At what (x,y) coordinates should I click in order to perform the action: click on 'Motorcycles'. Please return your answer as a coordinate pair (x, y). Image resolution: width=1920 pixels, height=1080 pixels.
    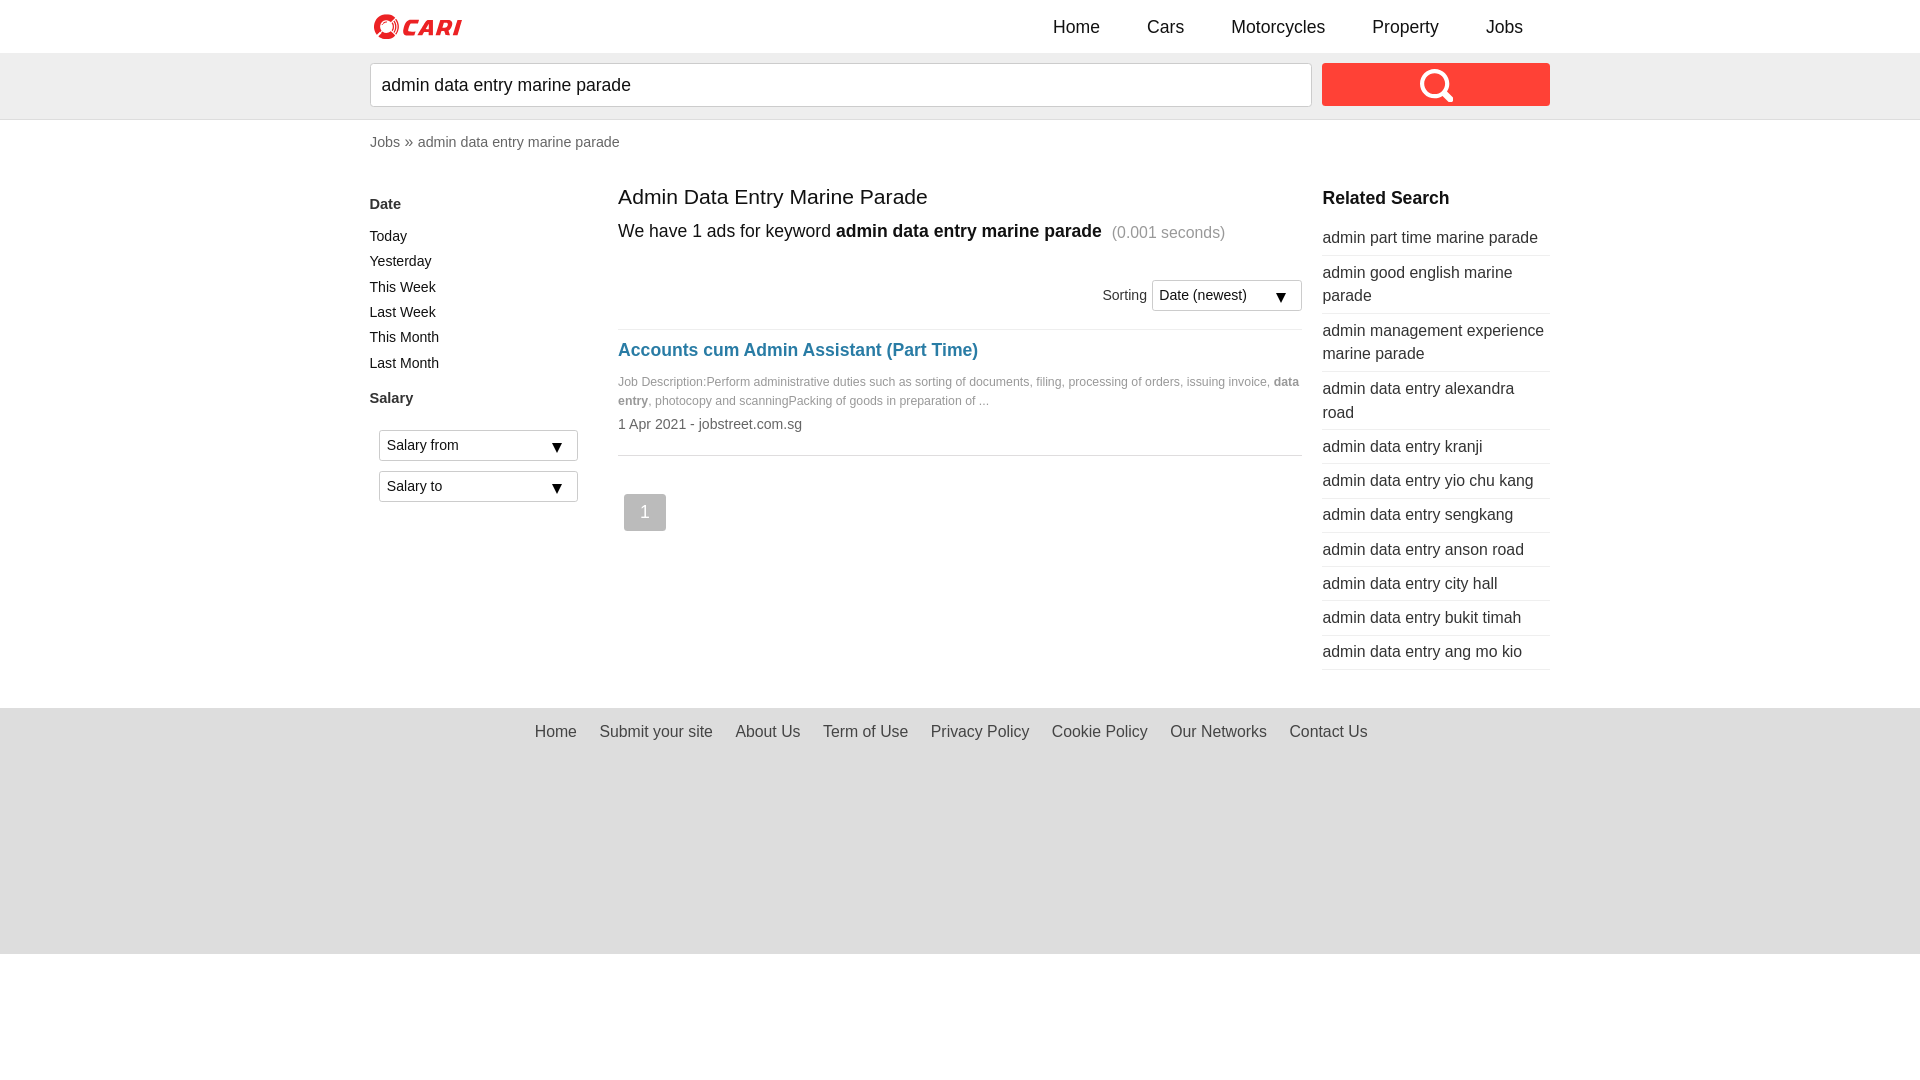
    Looking at the image, I should click on (1277, 26).